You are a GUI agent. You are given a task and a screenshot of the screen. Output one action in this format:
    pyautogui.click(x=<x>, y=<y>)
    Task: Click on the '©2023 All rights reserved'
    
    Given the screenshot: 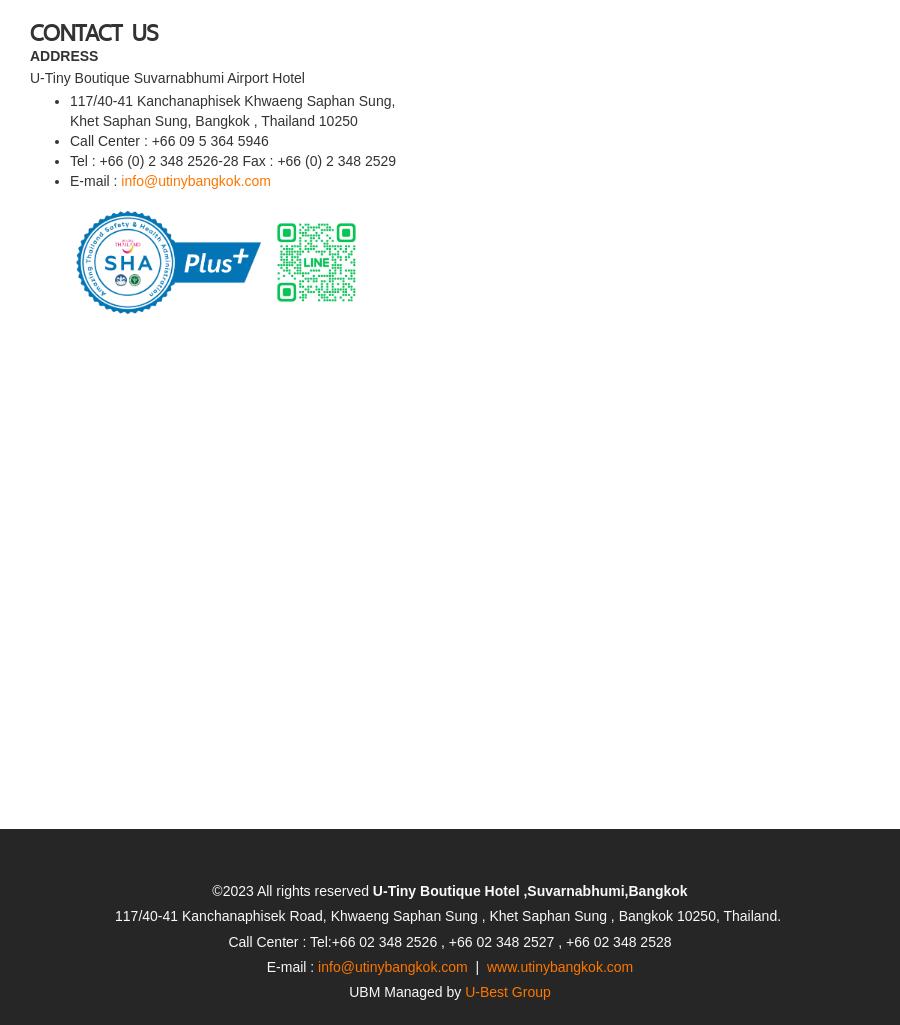 What is the action you would take?
    pyautogui.click(x=290, y=833)
    